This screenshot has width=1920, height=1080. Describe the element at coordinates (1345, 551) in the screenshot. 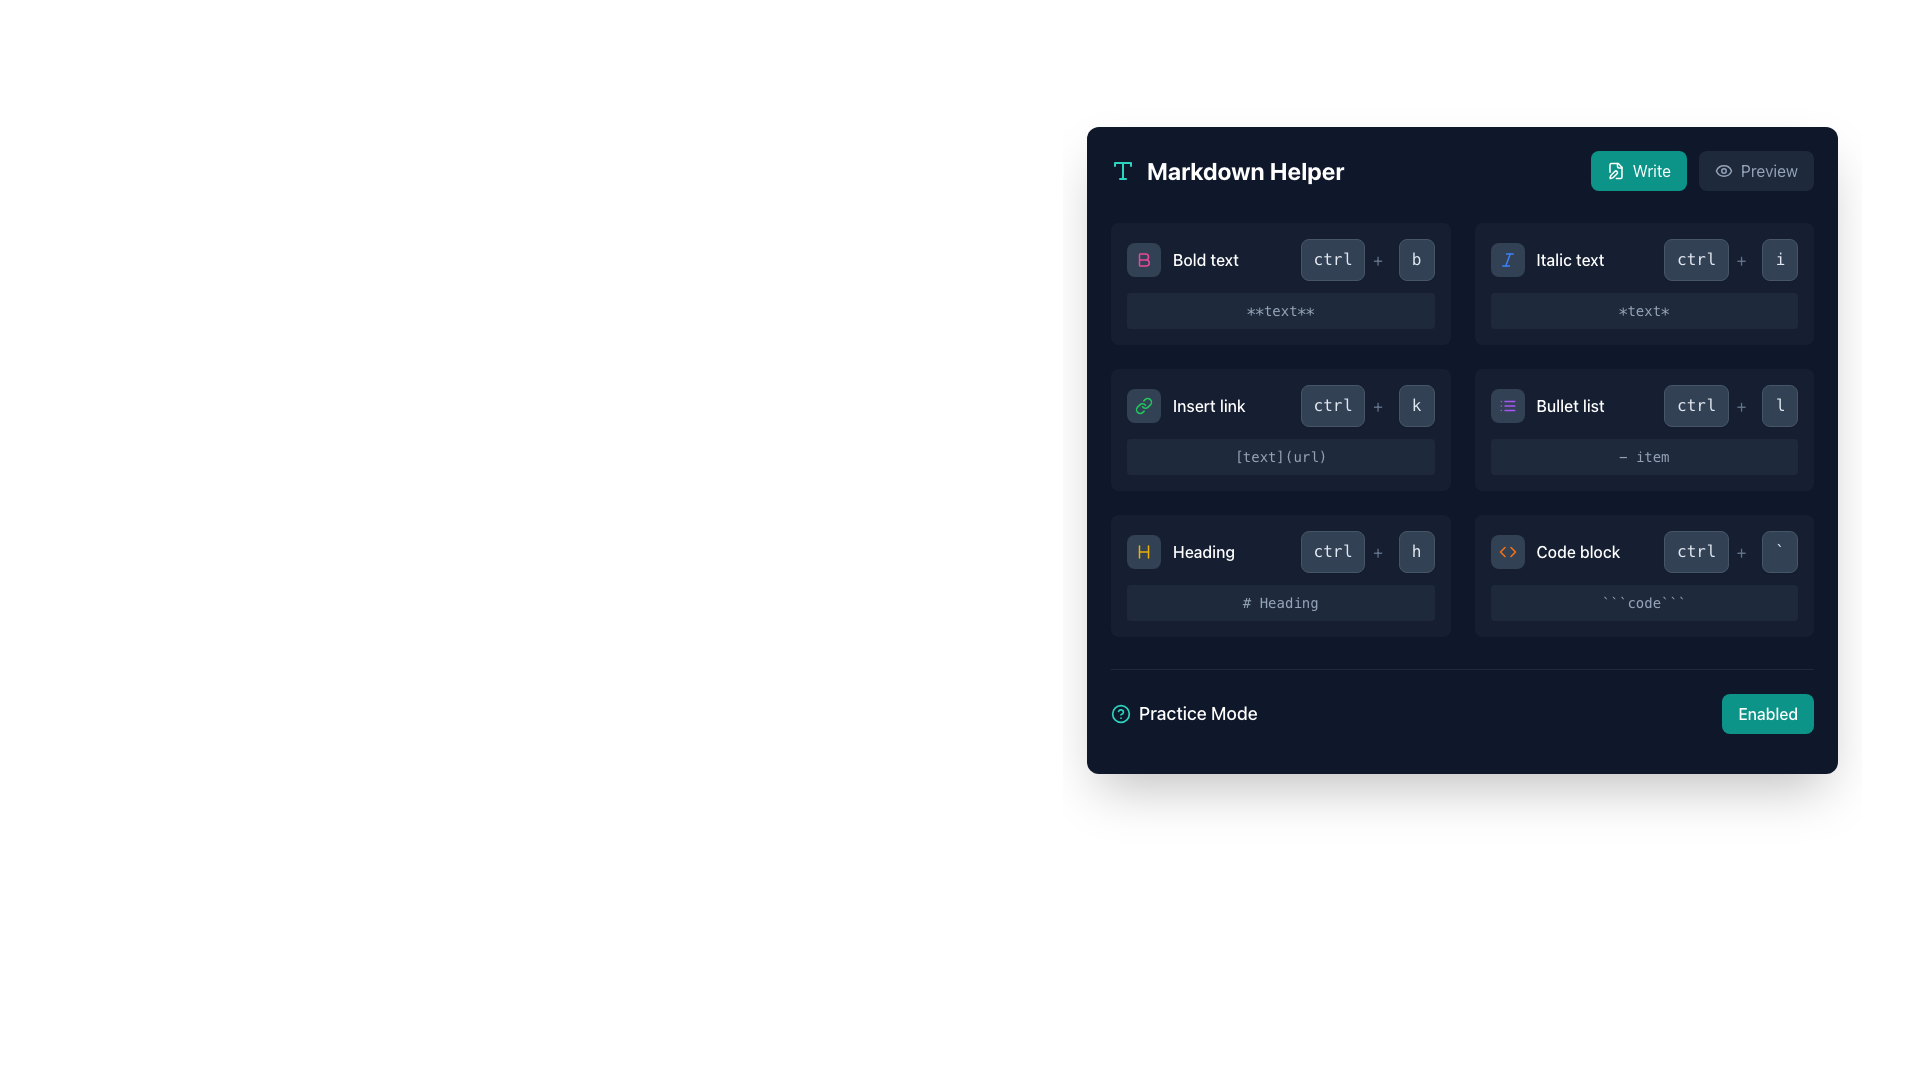

I see `the keyboard shortcut association for the 'ctrl' part of the 'ctrl+h' keyboard shortcut in the Markdown Helper interface, represented by the Label element` at that location.